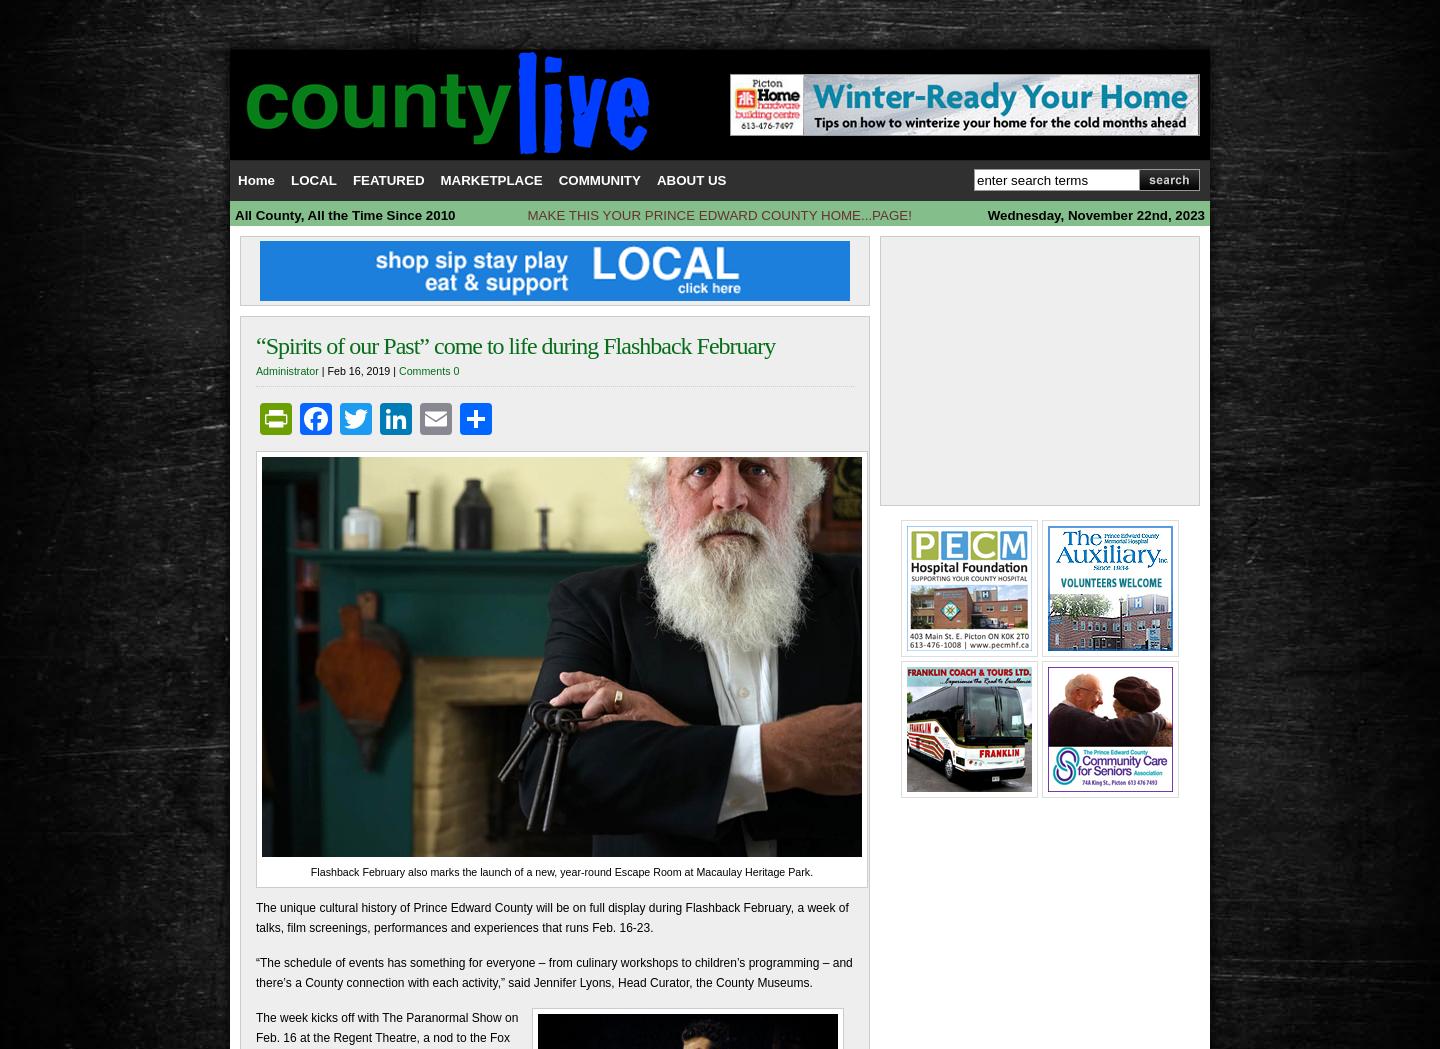  What do you see at coordinates (255, 179) in the screenshot?
I see `'Home'` at bounding box center [255, 179].